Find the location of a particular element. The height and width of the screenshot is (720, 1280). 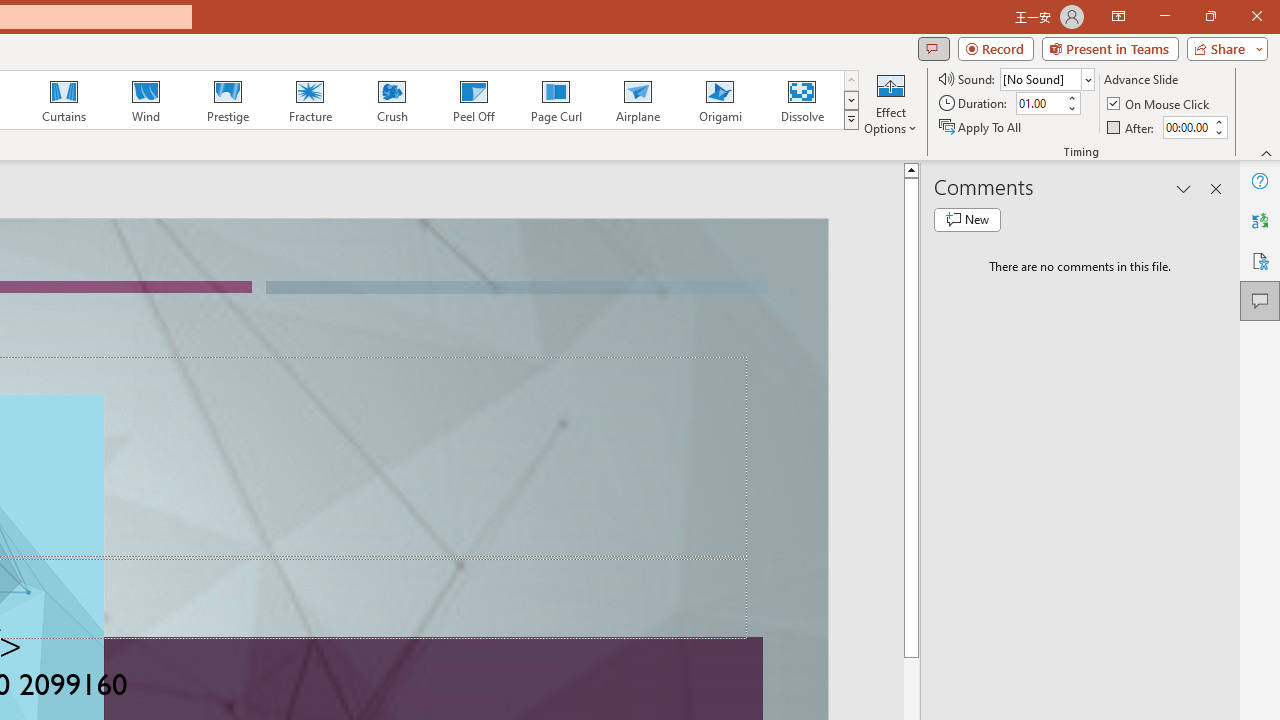

'Row Down' is located at coordinates (851, 100).